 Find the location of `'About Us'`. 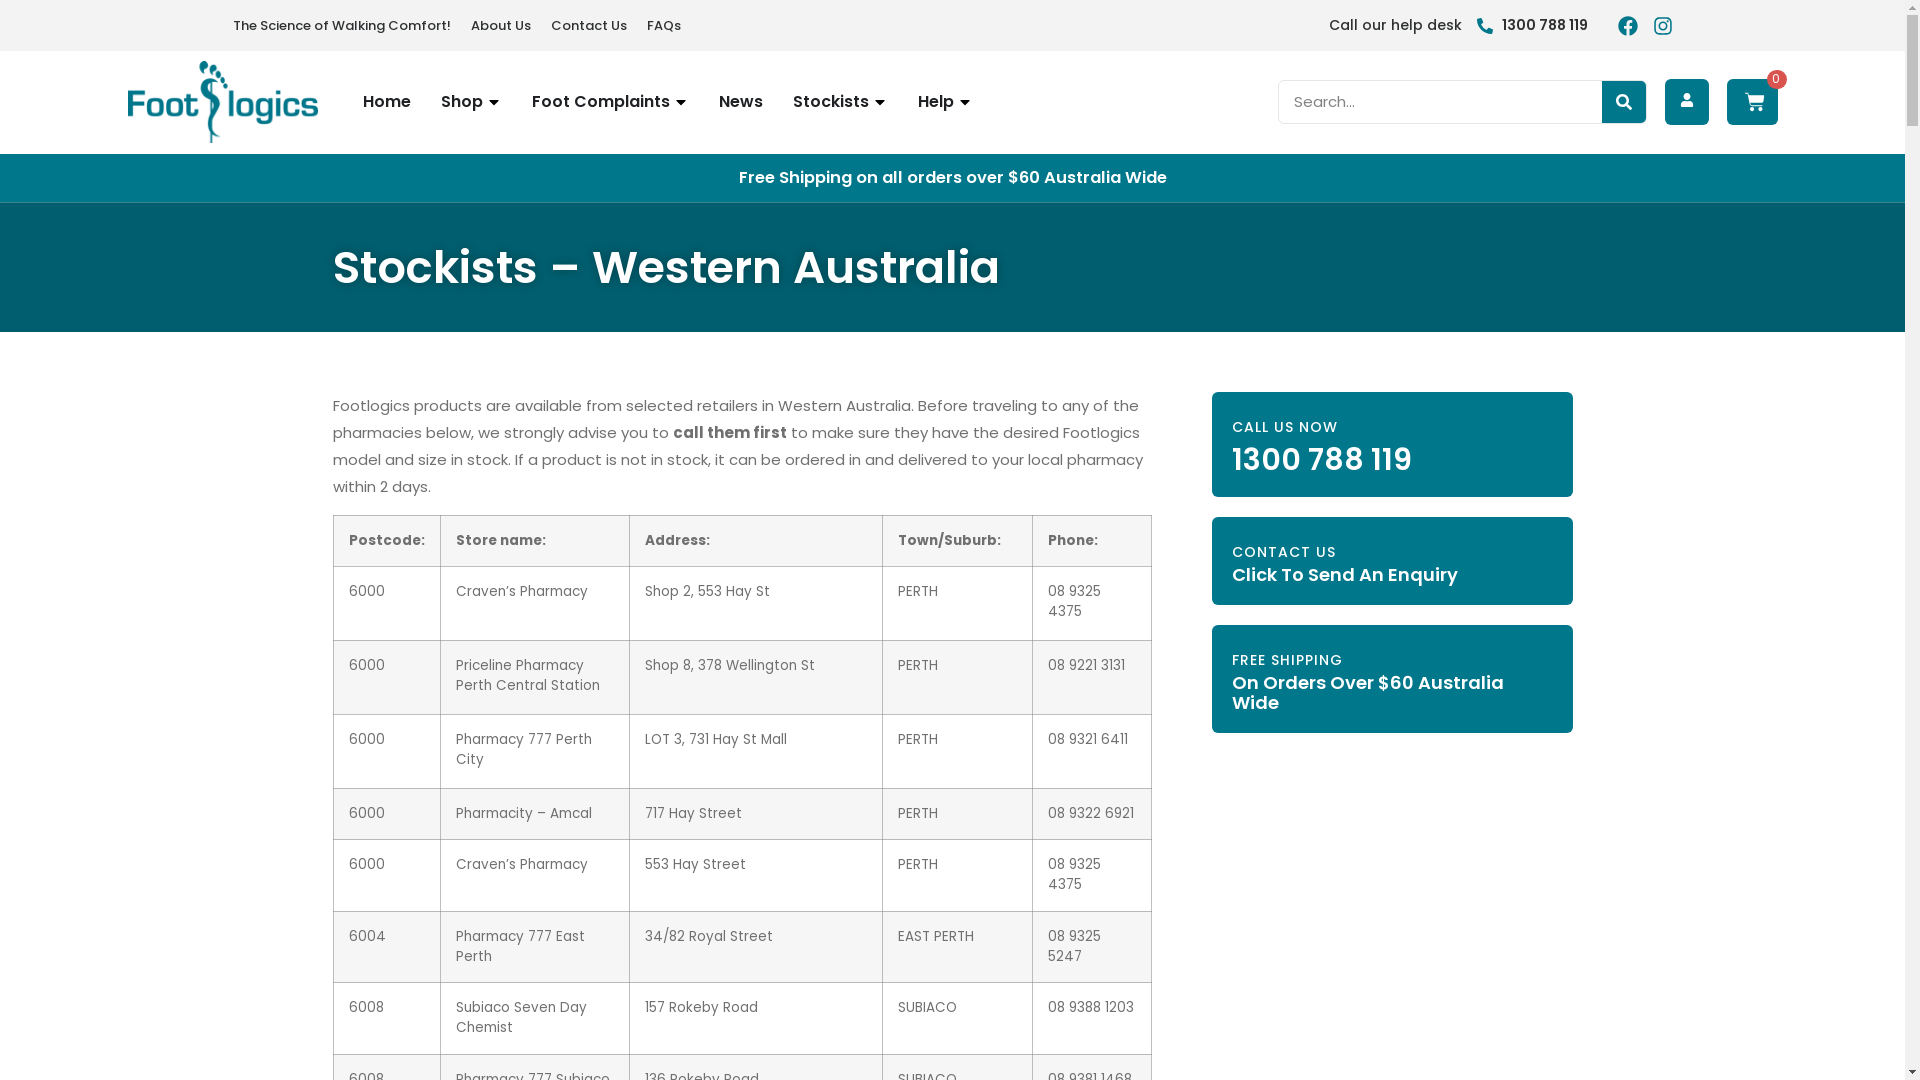

'About Us' is located at coordinates (499, 25).